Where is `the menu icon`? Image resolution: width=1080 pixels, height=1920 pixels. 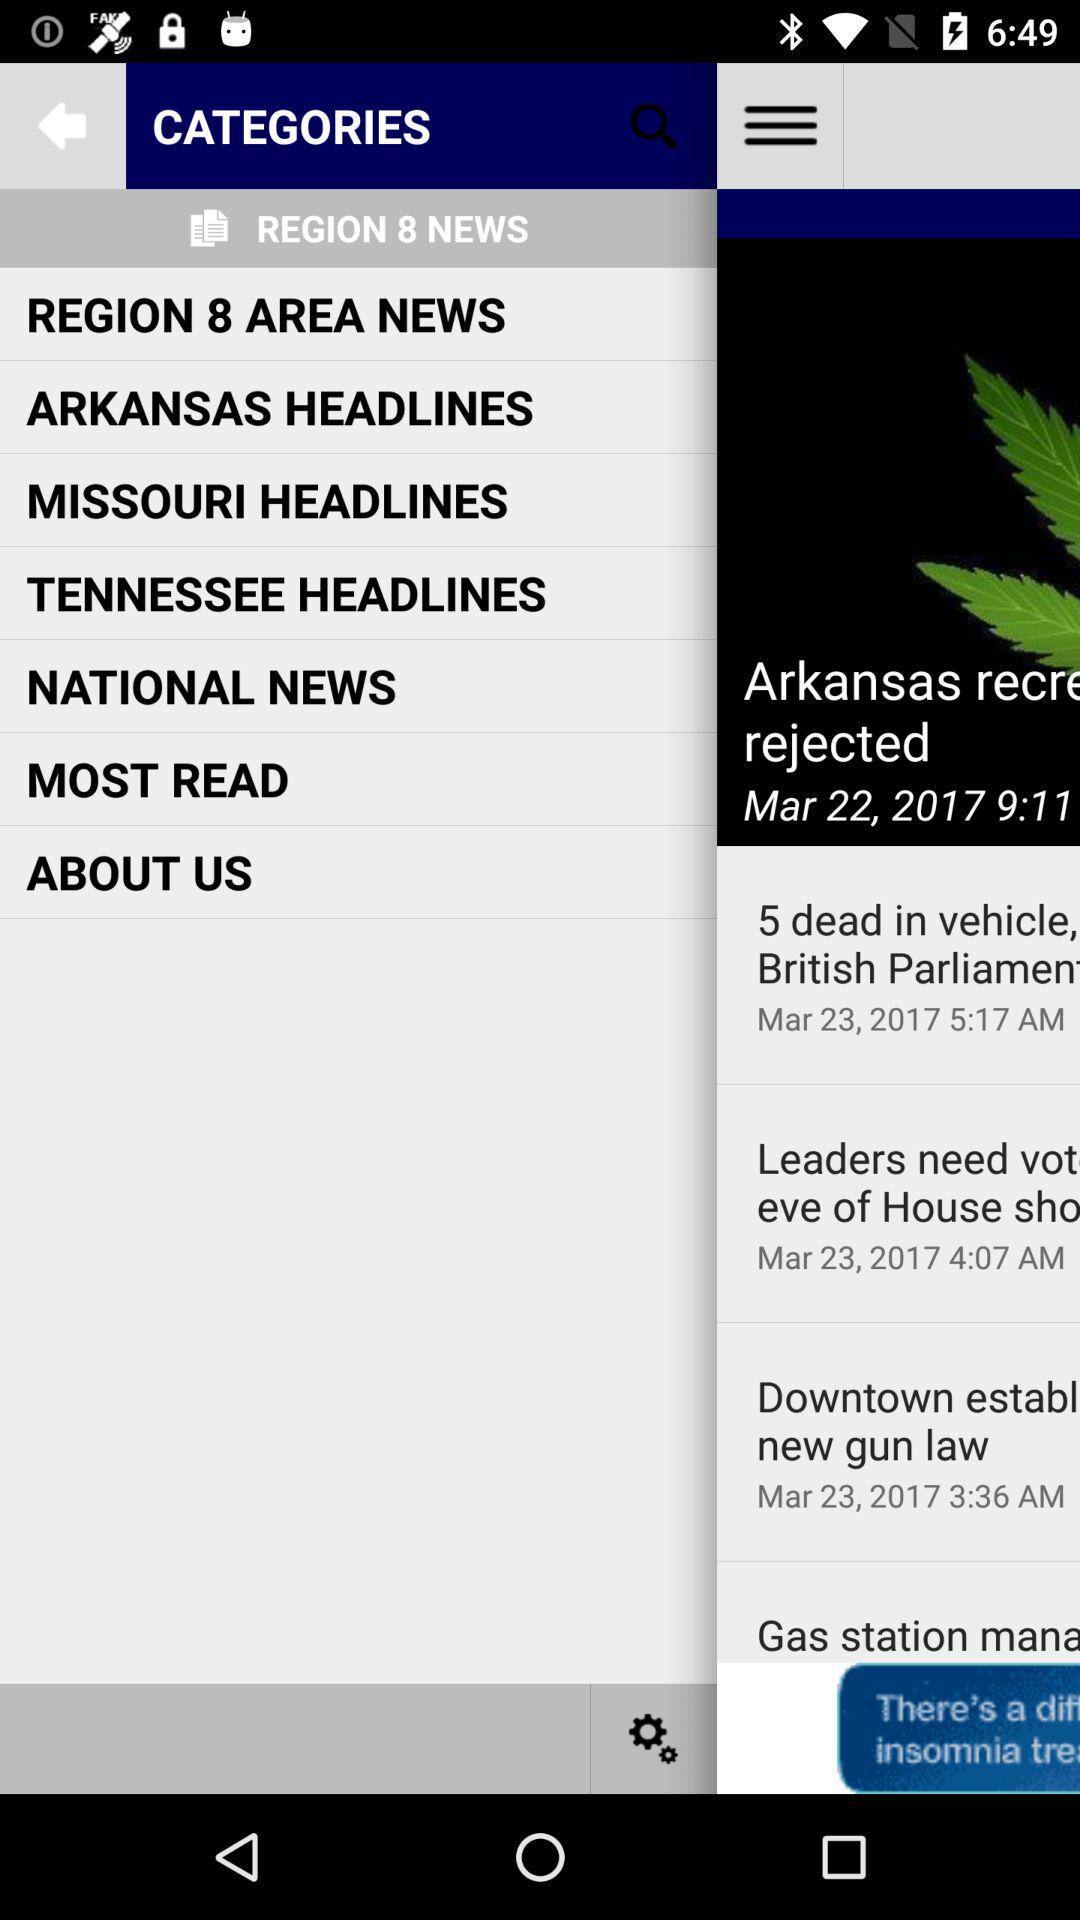 the menu icon is located at coordinates (778, 124).